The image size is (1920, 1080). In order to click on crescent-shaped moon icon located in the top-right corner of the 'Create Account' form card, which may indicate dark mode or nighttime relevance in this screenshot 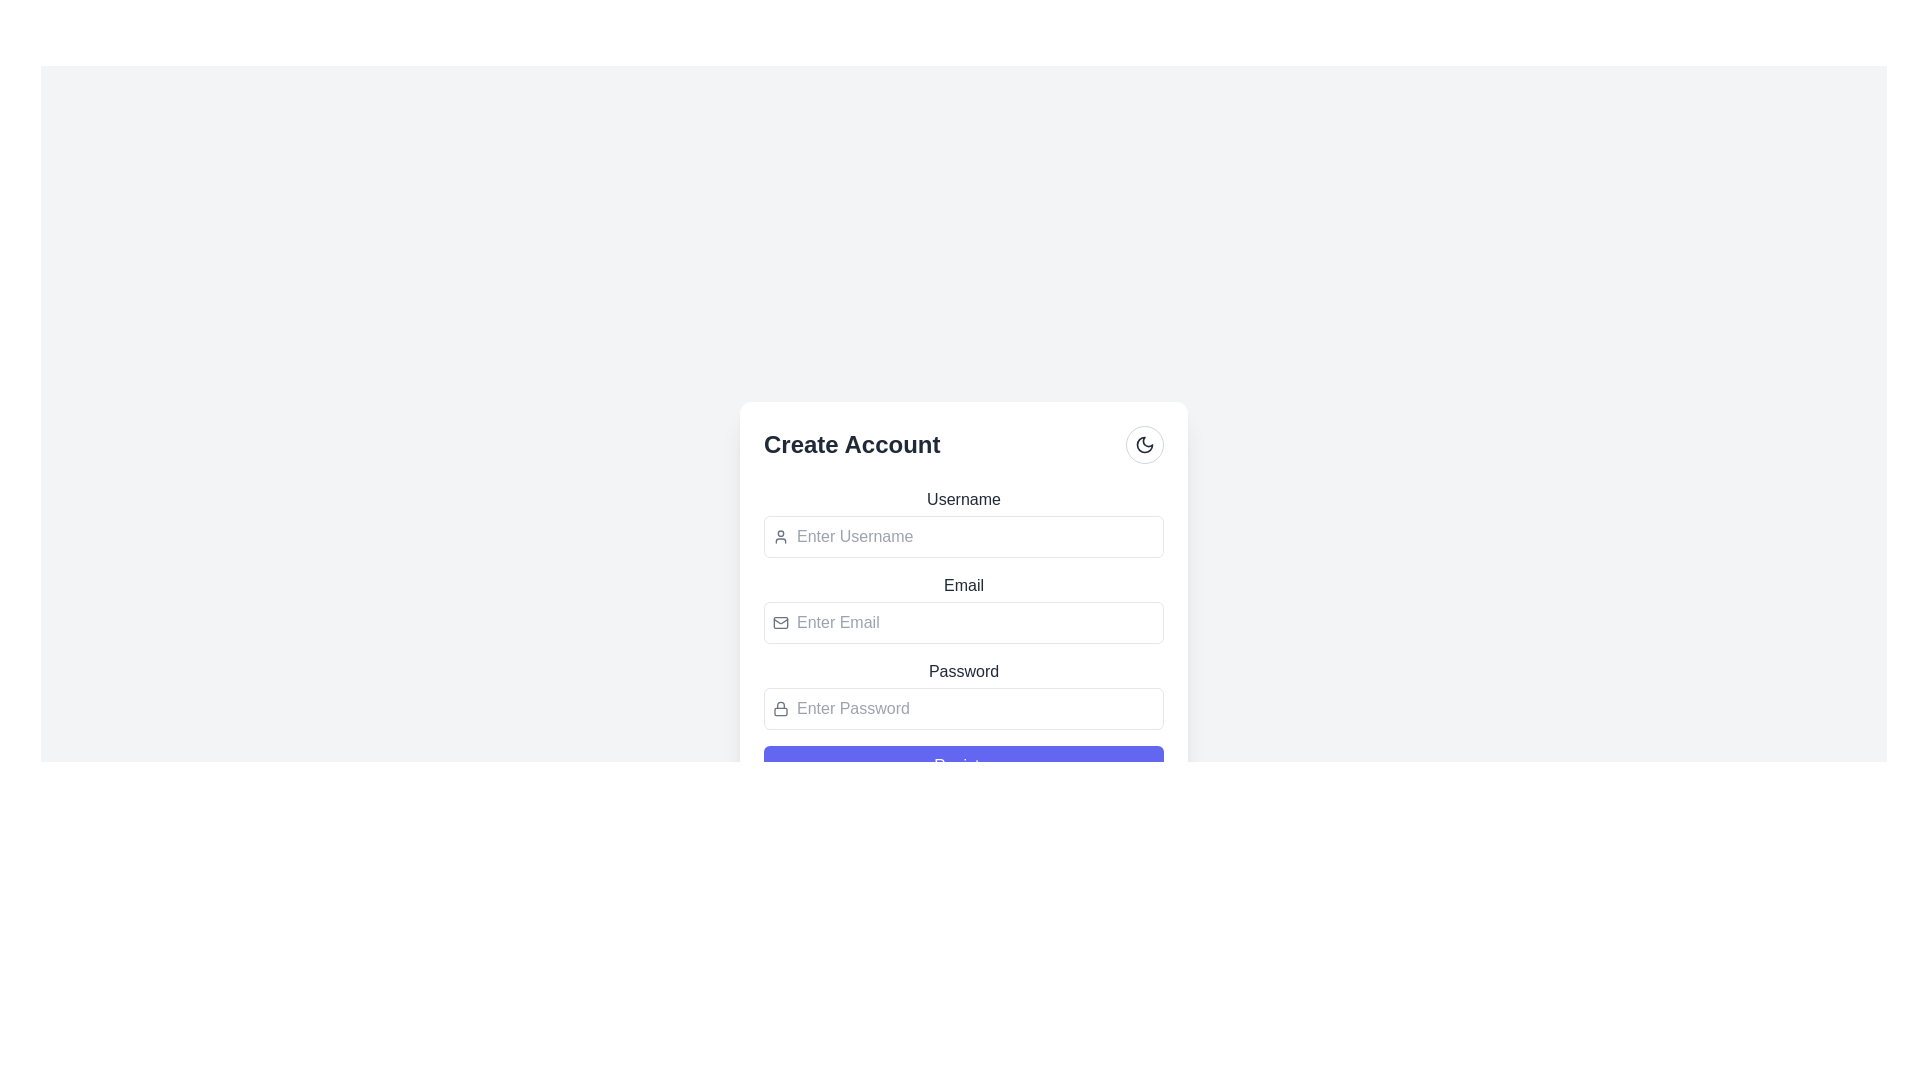, I will do `click(1145, 443)`.